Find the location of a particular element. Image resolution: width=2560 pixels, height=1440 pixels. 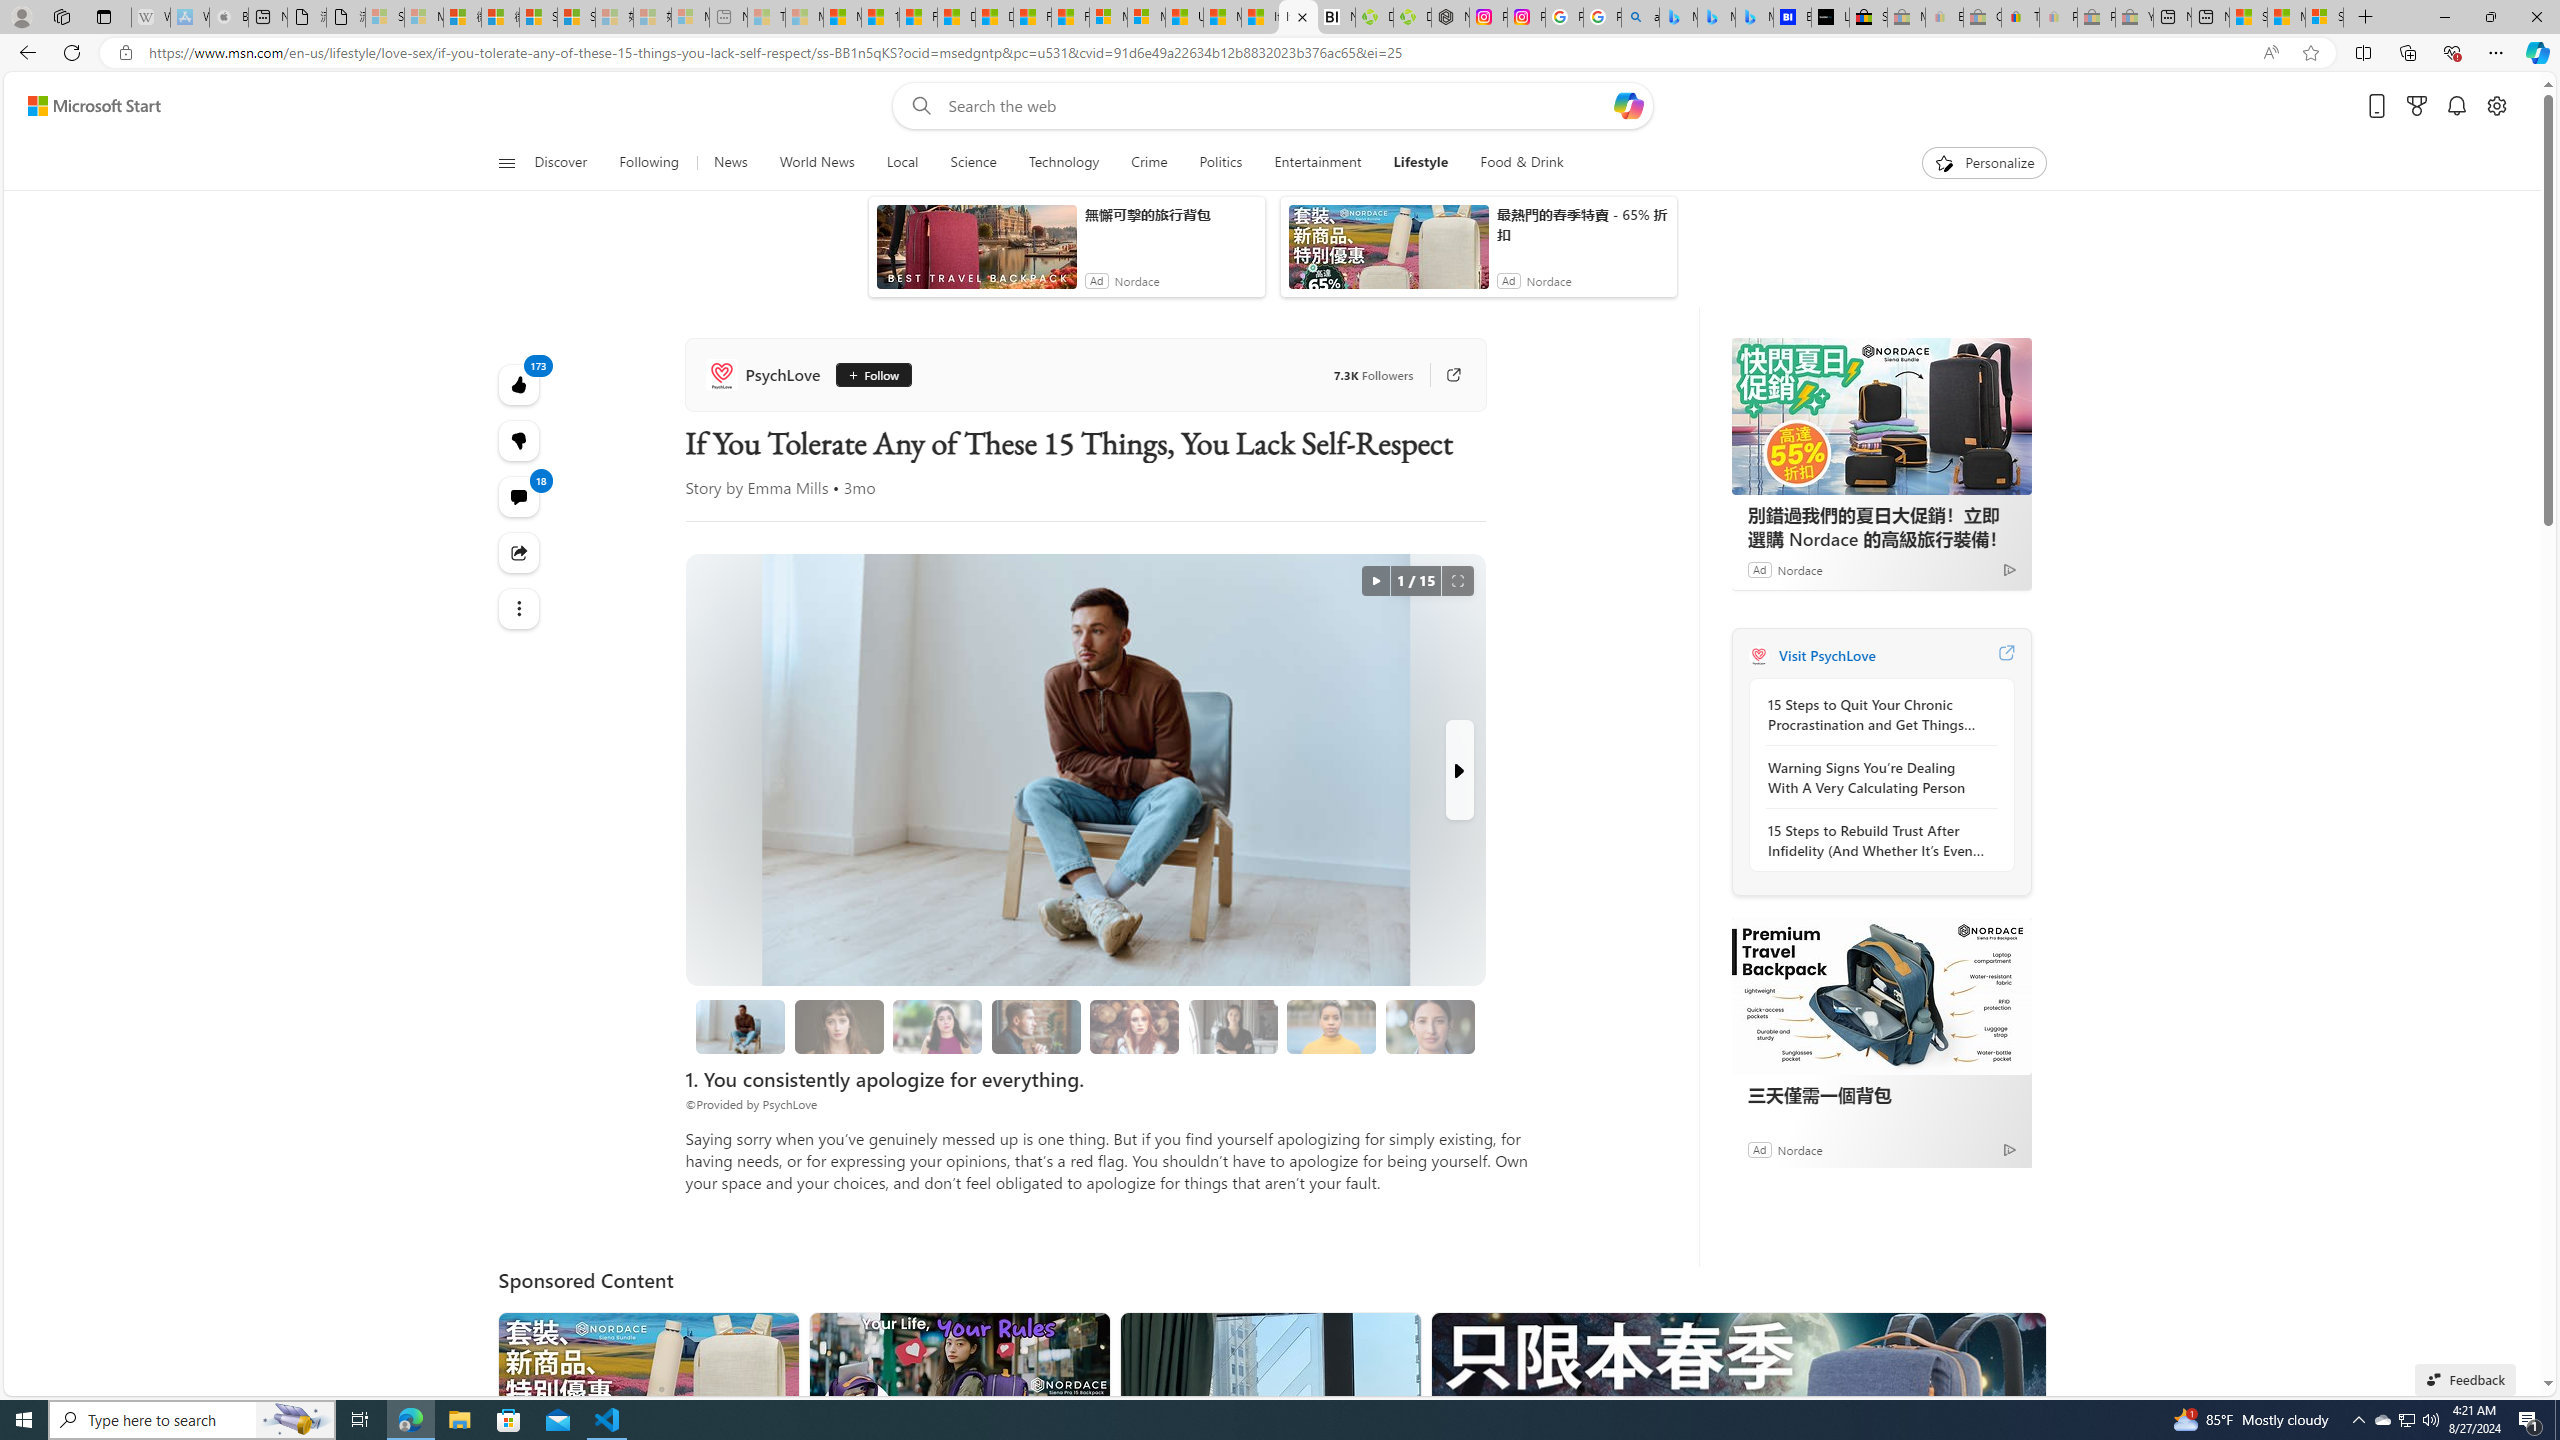

'Notifications' is located at coordinates (2457, 106).